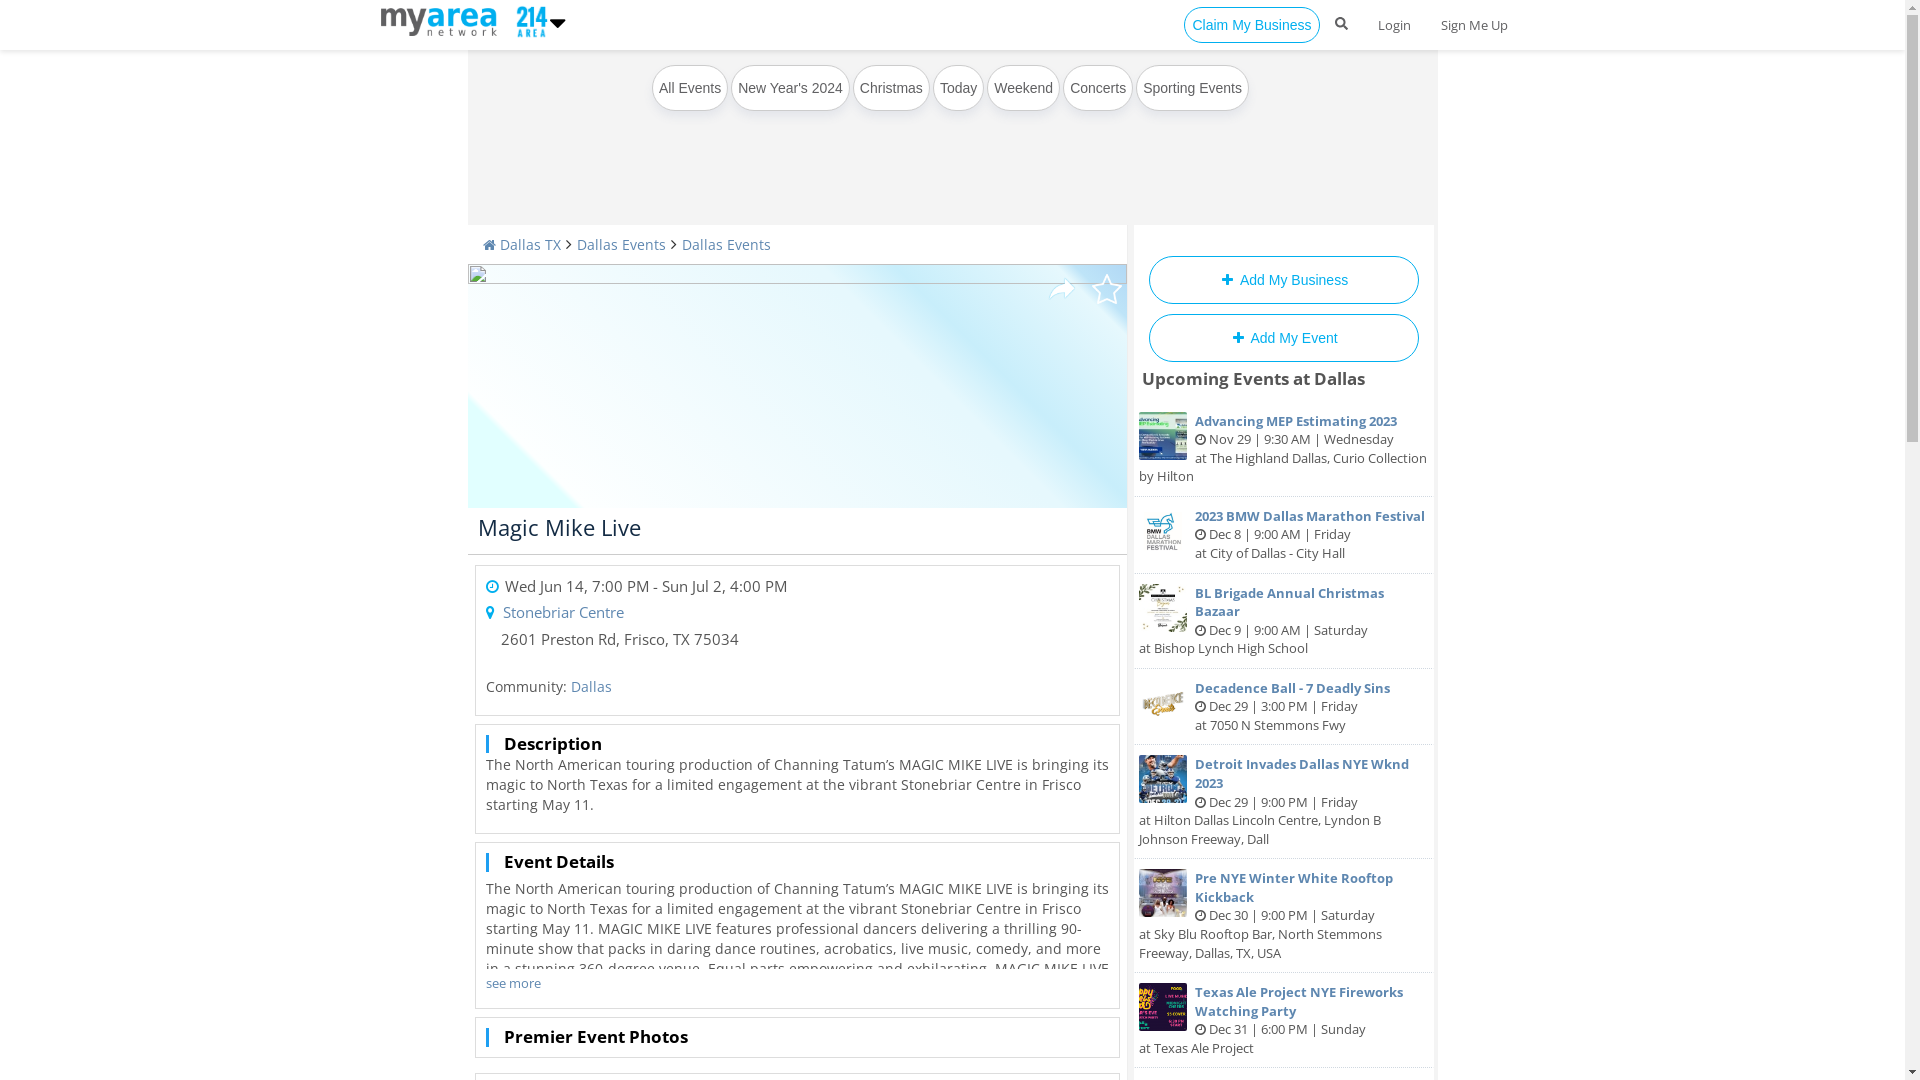 The height and width of the screenshot is (1080, 1920). What do you see at coordinates (690, 87) in the screenshot?
I see `'All Events'` at bounding box center [690, 87].